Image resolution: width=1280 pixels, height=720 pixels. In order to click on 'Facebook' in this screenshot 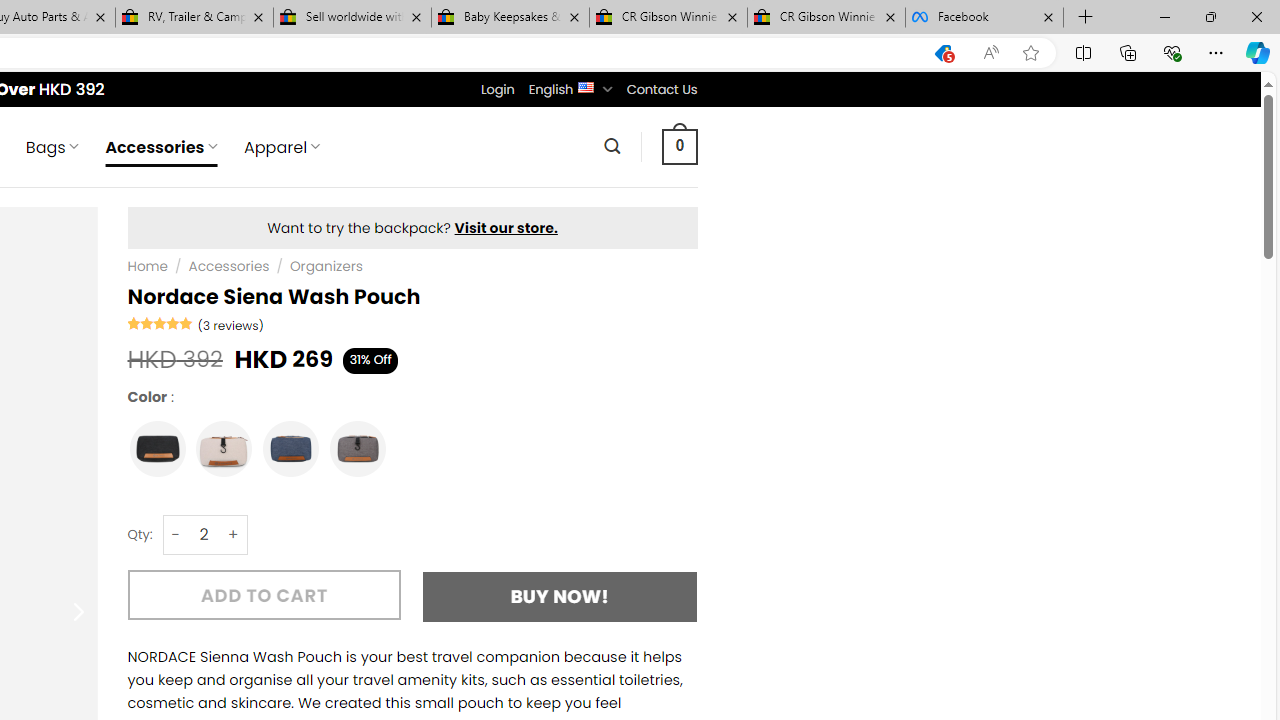, I will do `click(984, 17)`.